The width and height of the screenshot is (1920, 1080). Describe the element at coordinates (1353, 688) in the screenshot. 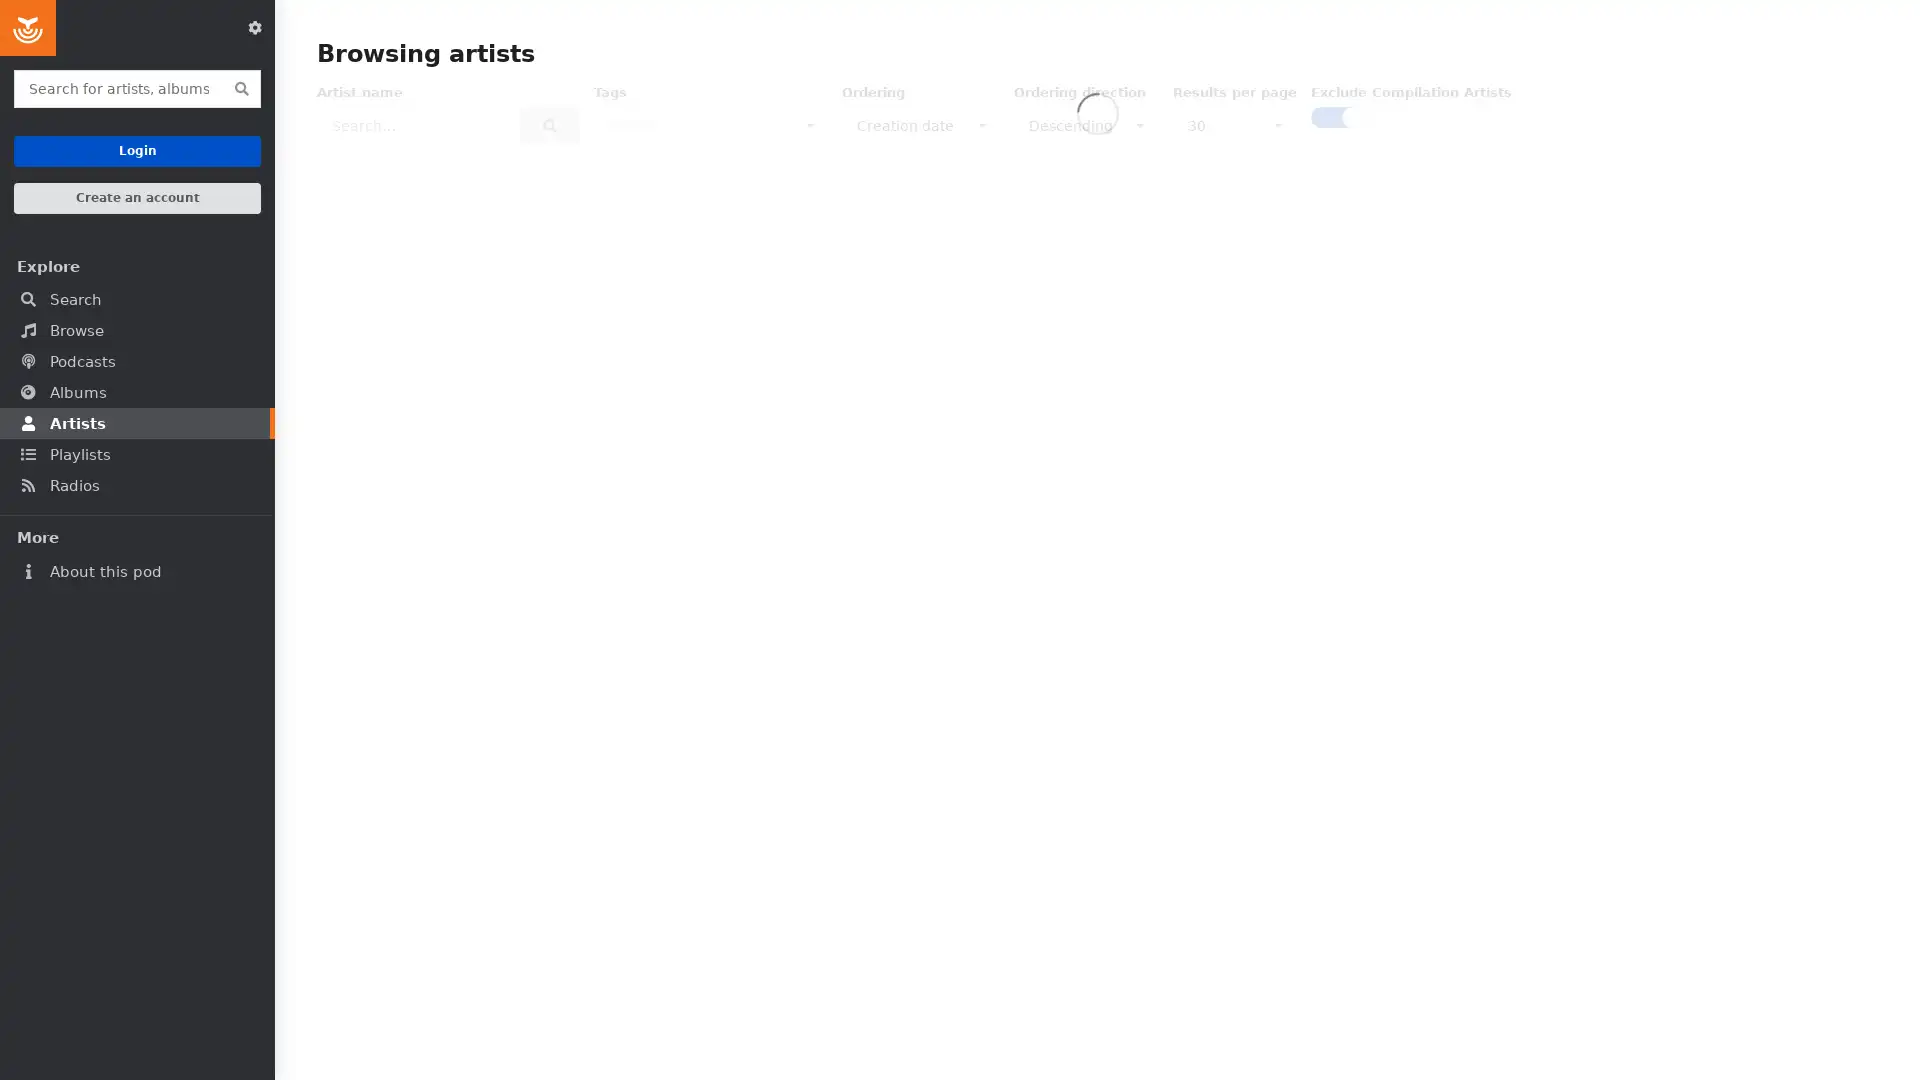

I see `Play artist` at that location.